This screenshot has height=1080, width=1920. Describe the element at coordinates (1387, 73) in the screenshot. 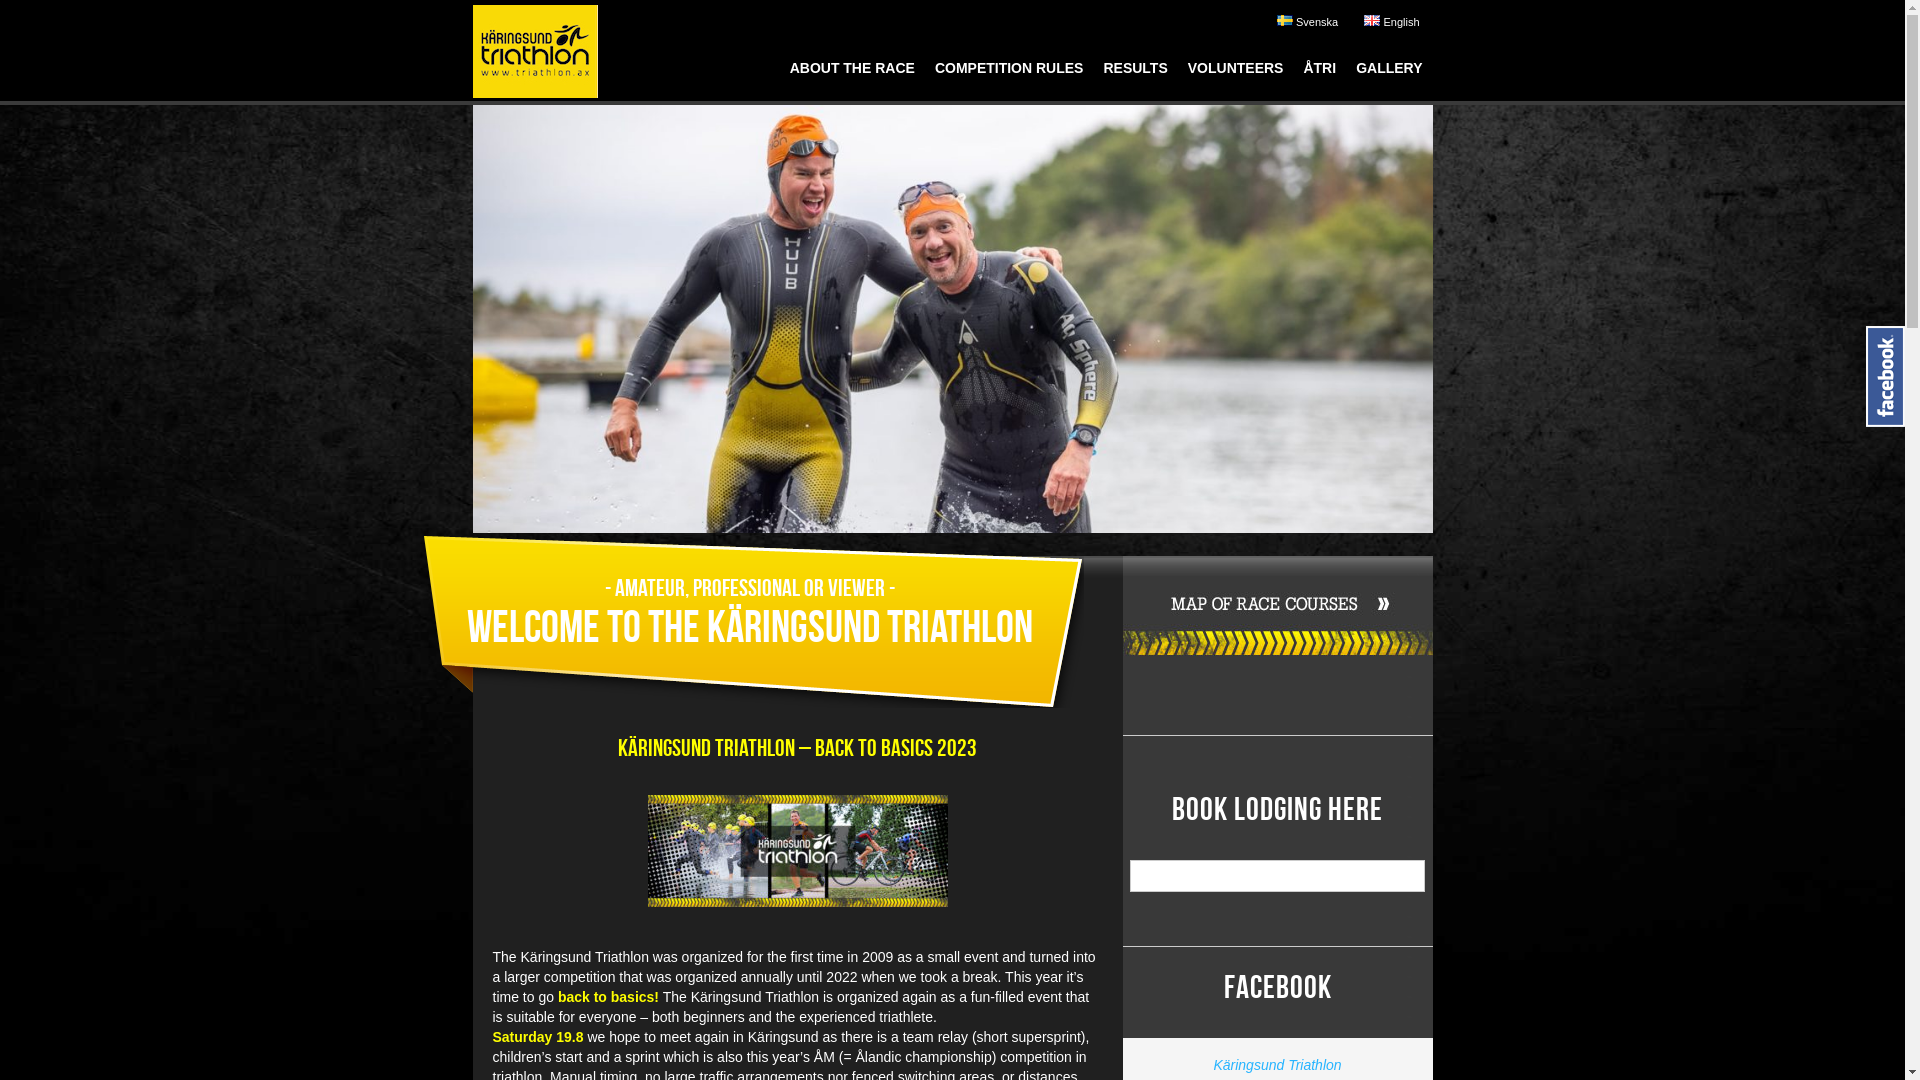

I see `'GALLERY'` at that location.